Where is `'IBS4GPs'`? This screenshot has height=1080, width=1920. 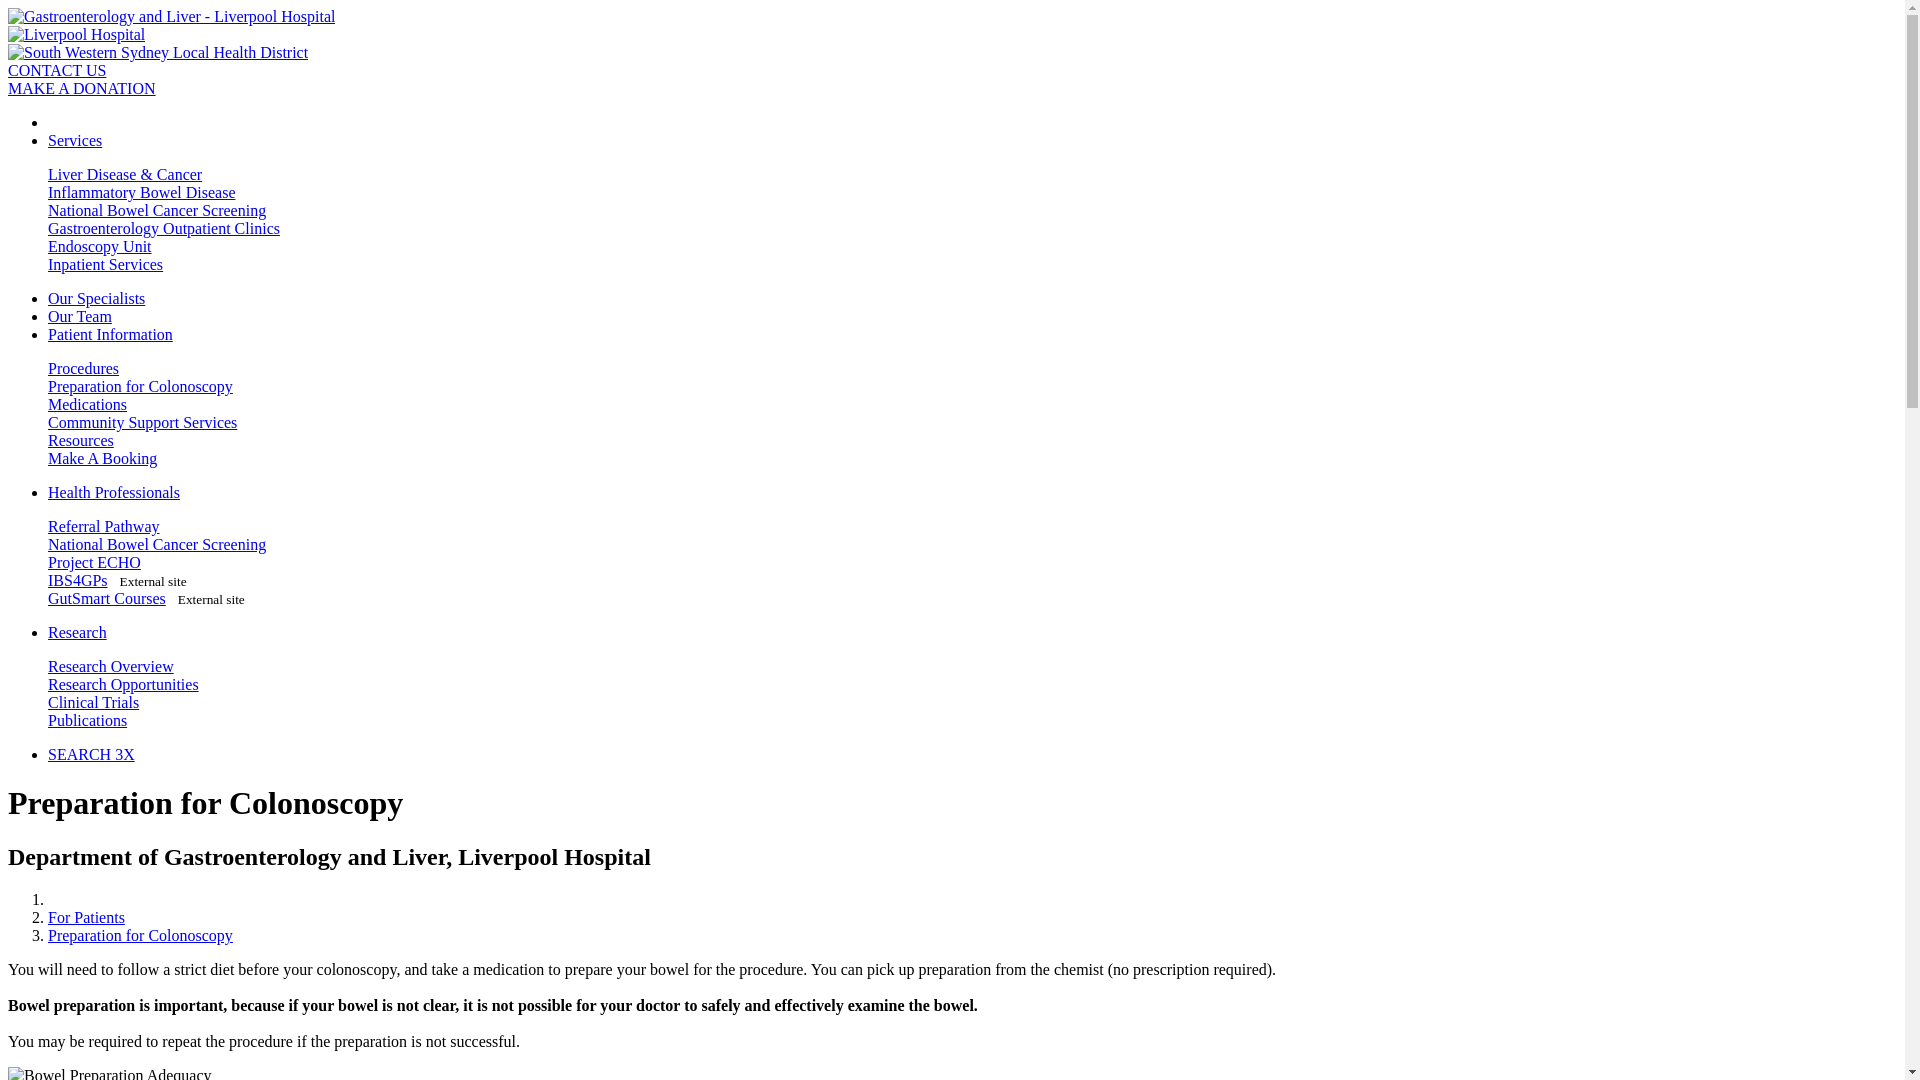
'IBS4GPs' is located at coordinates (77, 580).